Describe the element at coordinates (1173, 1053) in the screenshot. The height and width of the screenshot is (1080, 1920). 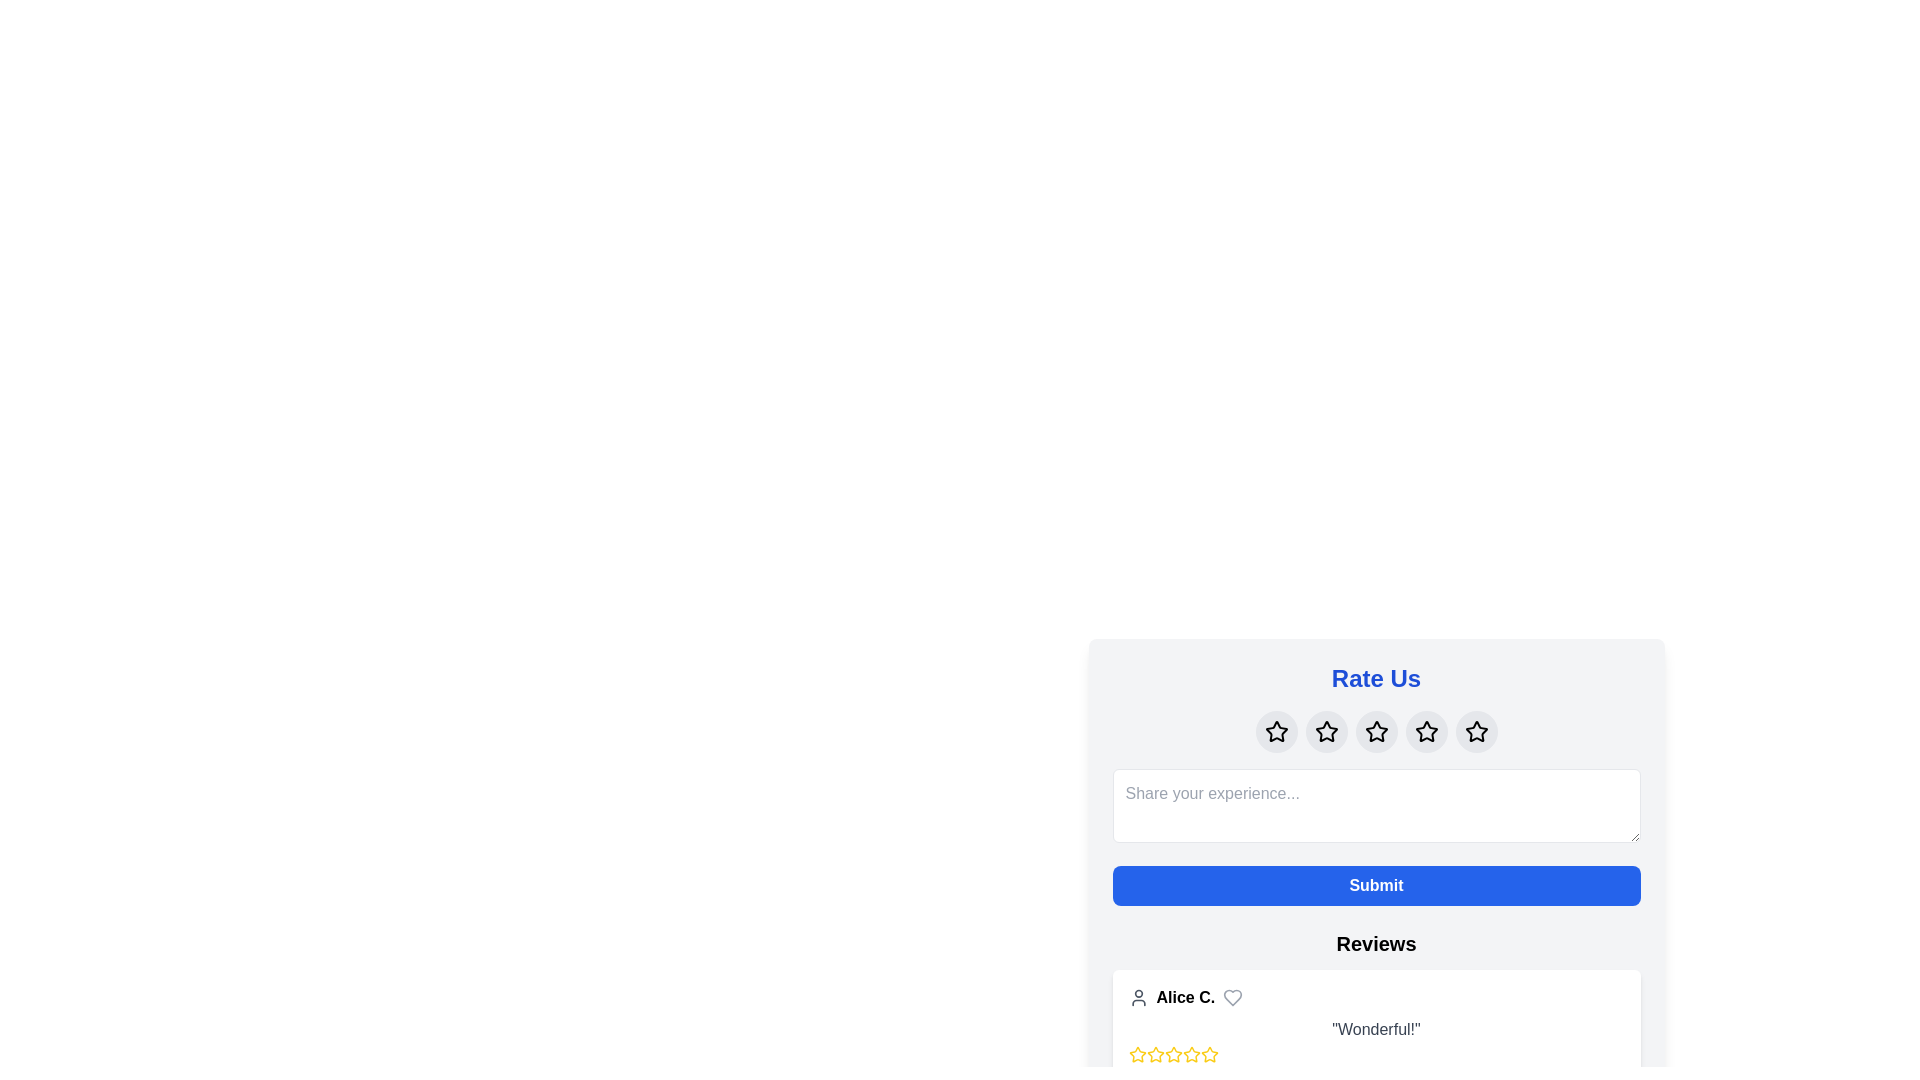
I see `the first star icon representing a one-star rating for the review by 'Alice C.' to interact and possibly alter the rating` at that location.